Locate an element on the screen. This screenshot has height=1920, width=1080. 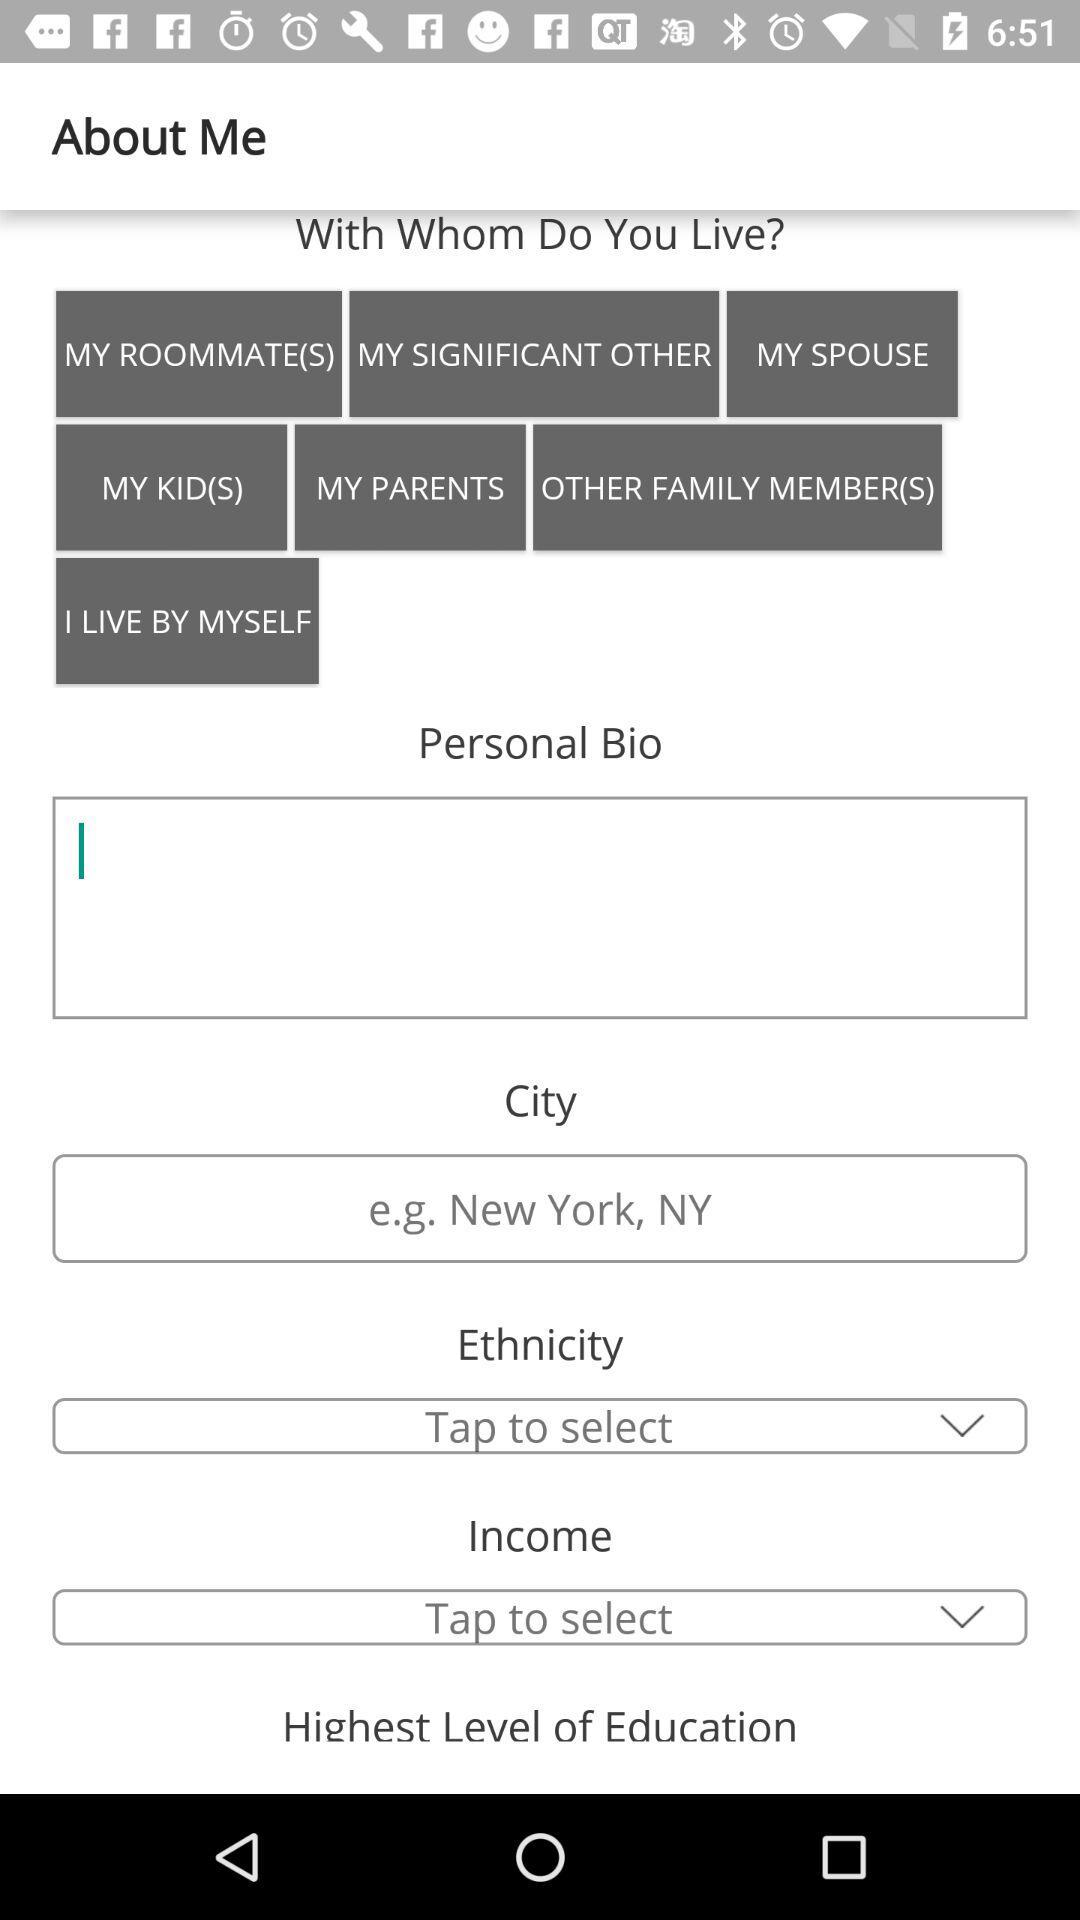
the item next to the my significant other is located at coordinates (842, 354).